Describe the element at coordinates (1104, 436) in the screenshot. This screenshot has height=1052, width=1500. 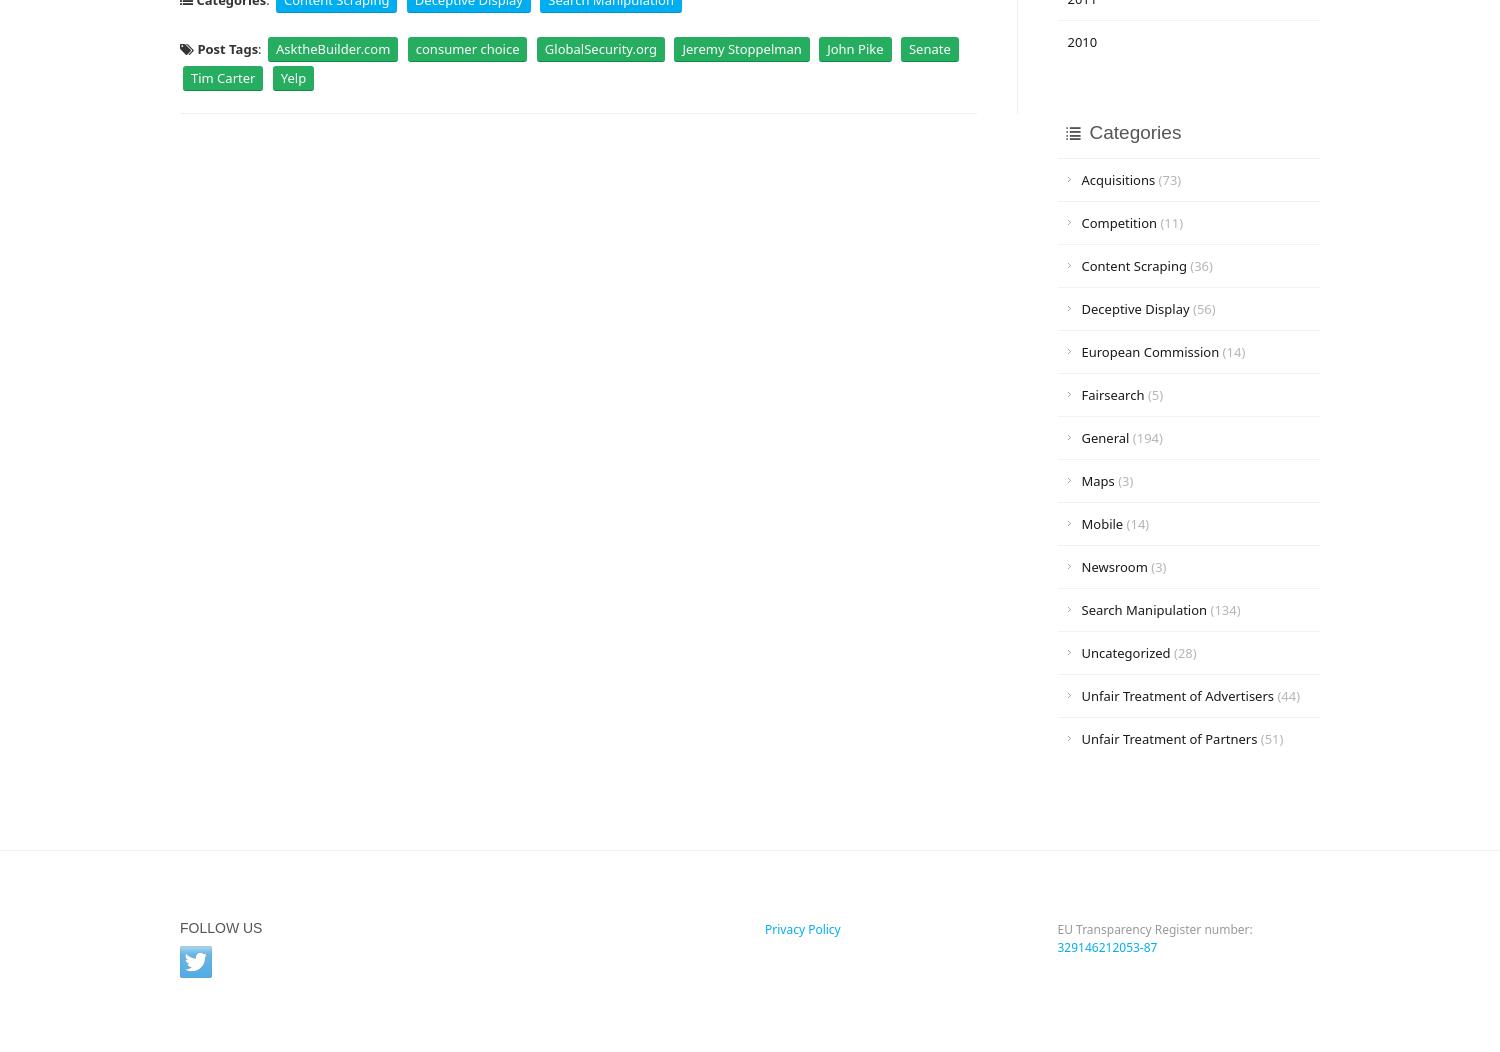
I see `'General'` at that location.